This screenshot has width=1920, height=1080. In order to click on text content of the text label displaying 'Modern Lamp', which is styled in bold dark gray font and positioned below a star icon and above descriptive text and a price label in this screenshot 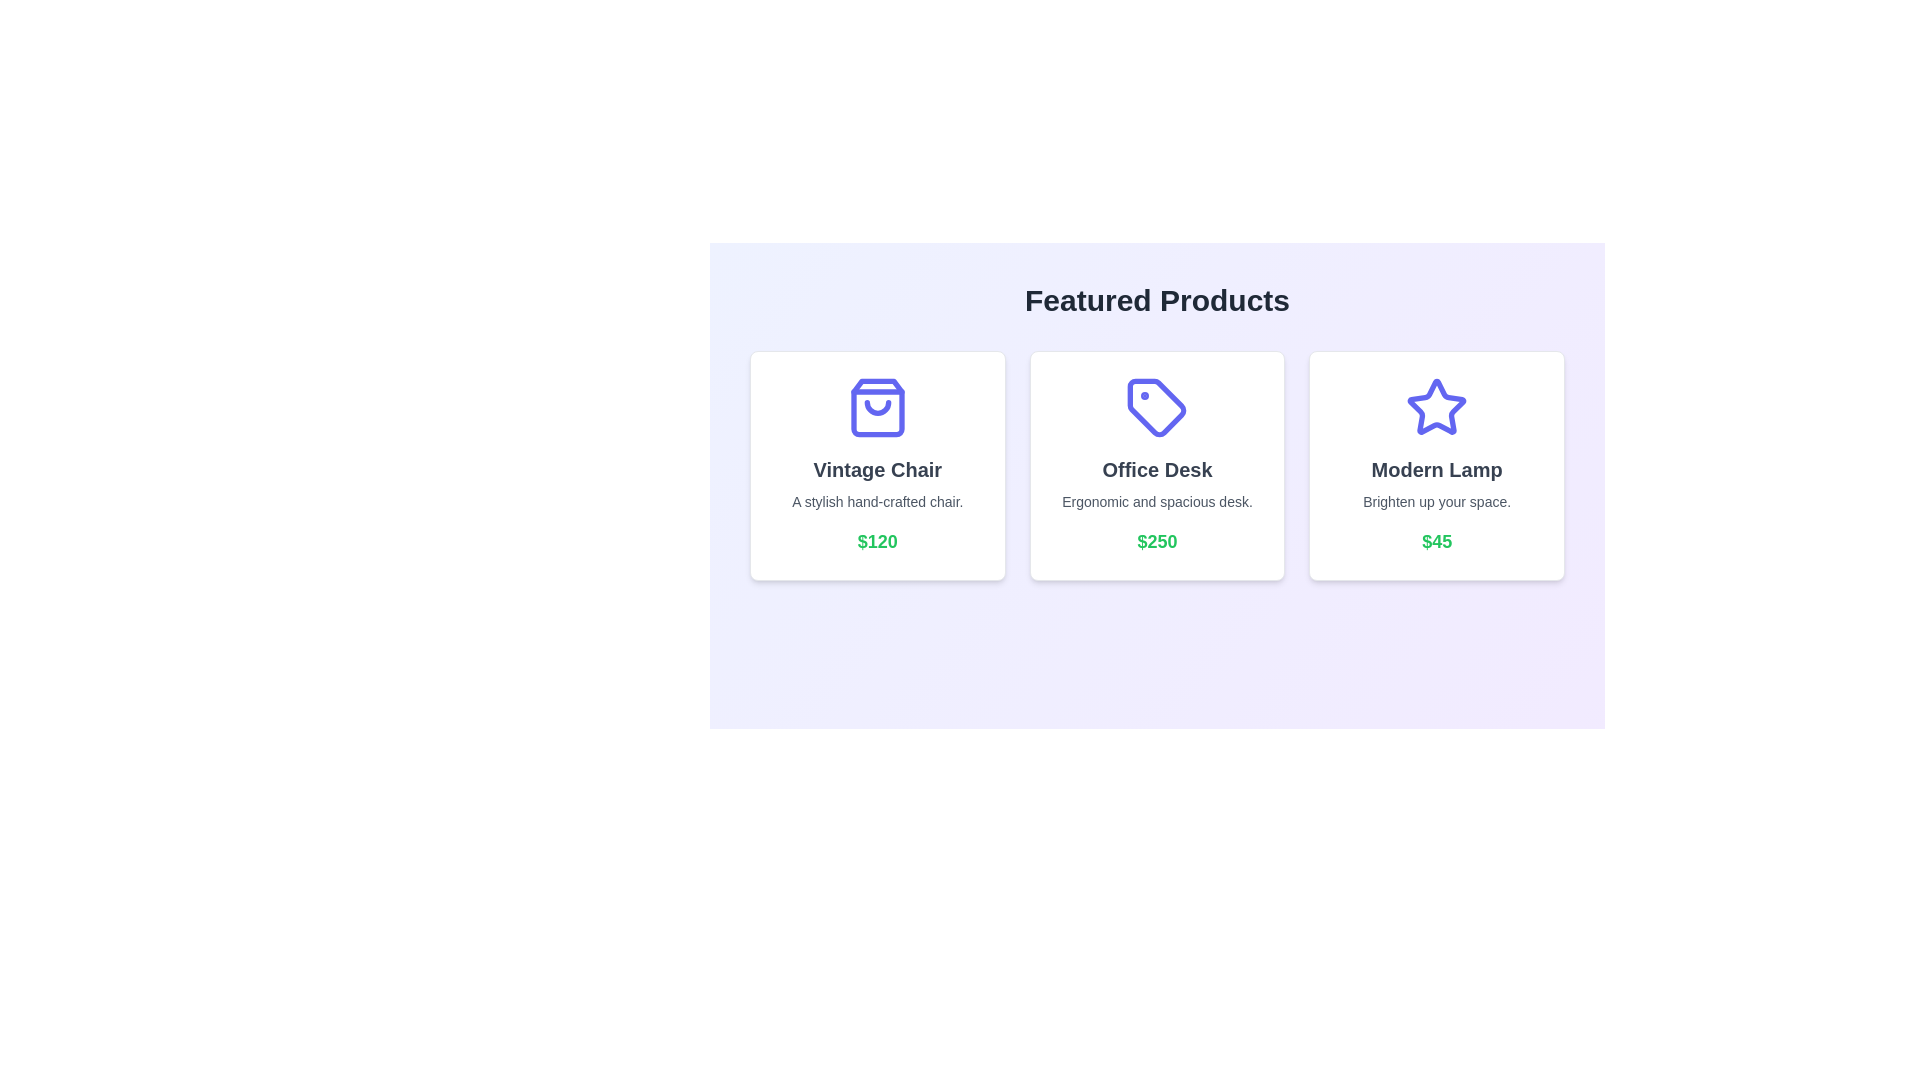, I will do `click(1436, 470)`.